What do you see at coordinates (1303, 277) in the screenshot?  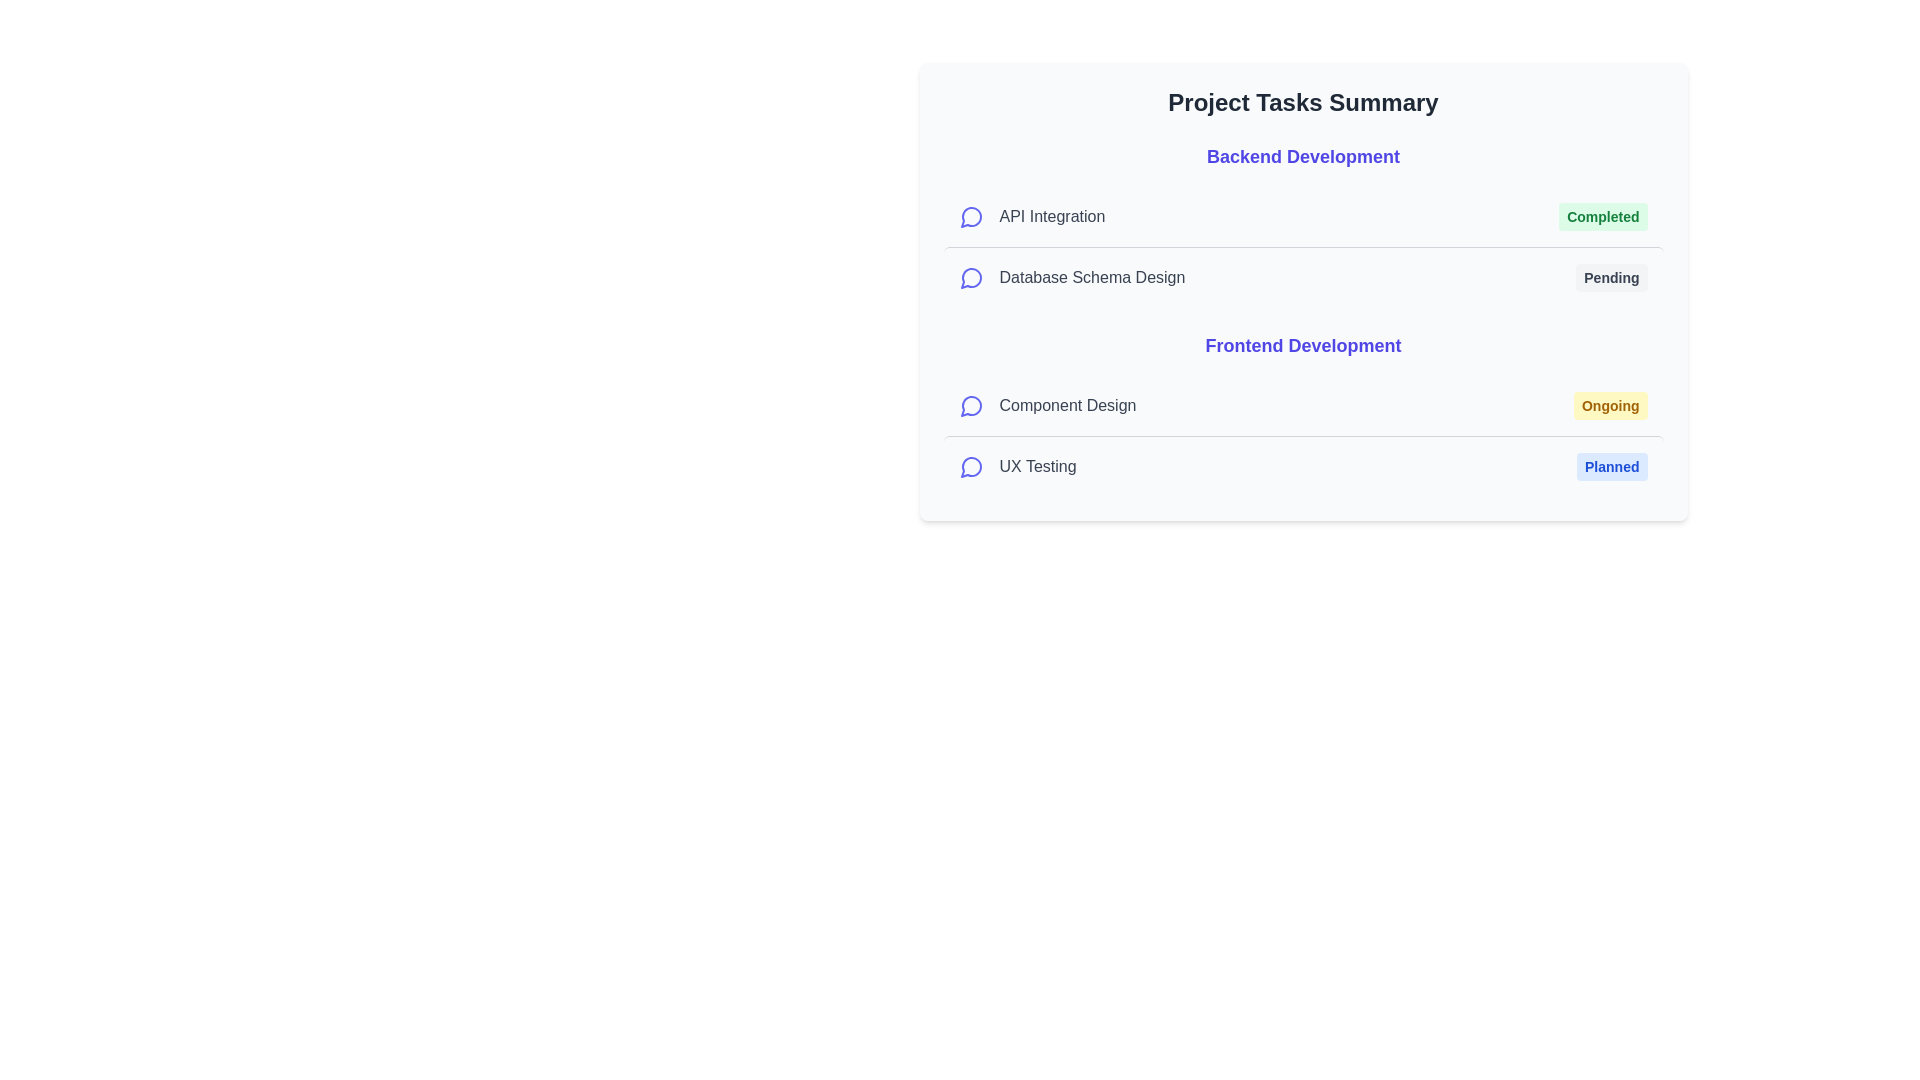 I see `the status indicator of the task entry labeled 'Database Schema Design' which has a status of 'Pending' in the 'Backend Development' section` at bounding box center [1303, 277].